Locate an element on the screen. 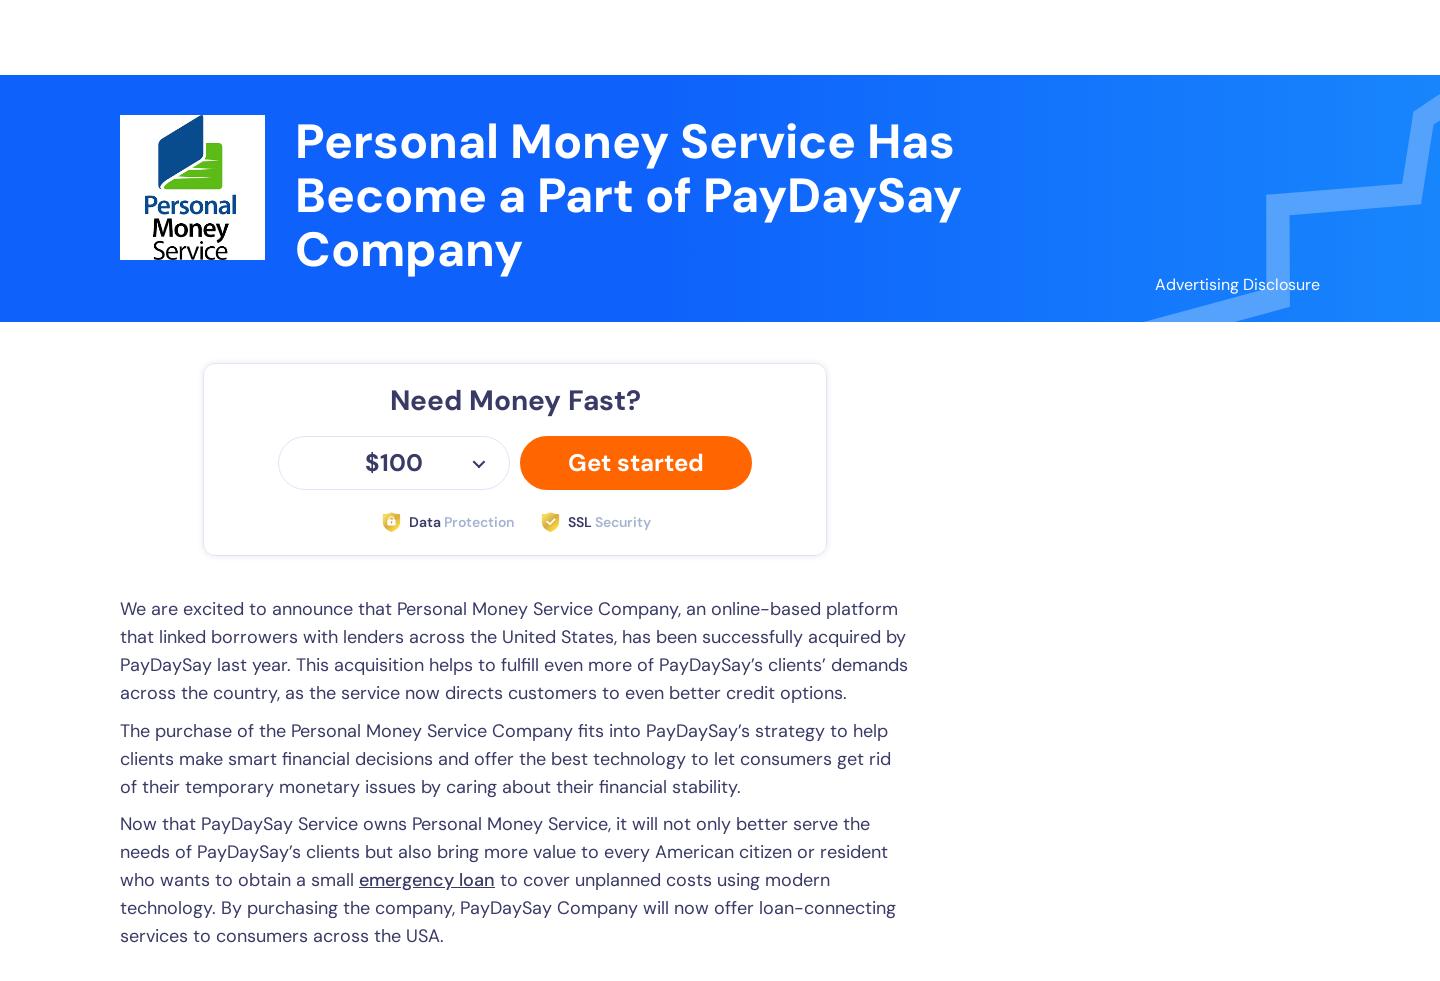 Image resolution: width=1440 pixels, height=981 pixels. 'Sites Like Credit Karma – Credit Karma Alternatives' is located at coordinates (1185, 318).